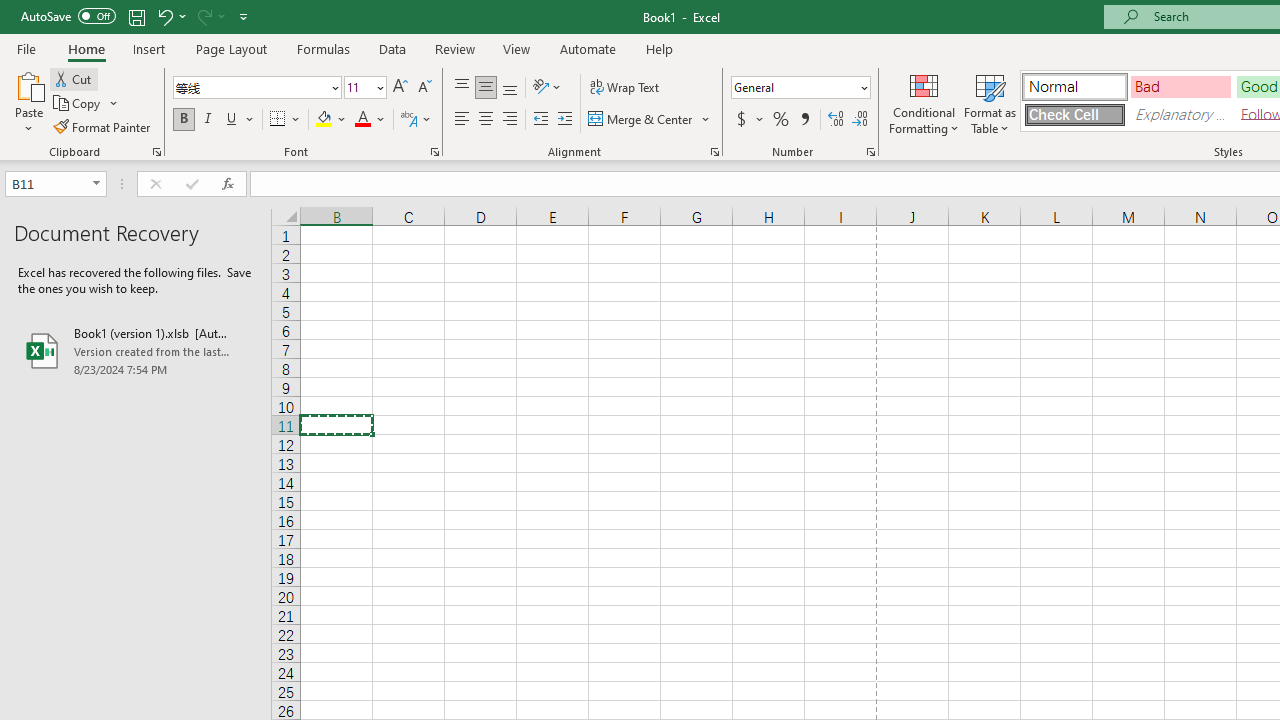 The width and height of the screenshot is (1280, 720). I want to click on 'Center', so click(485, 119).